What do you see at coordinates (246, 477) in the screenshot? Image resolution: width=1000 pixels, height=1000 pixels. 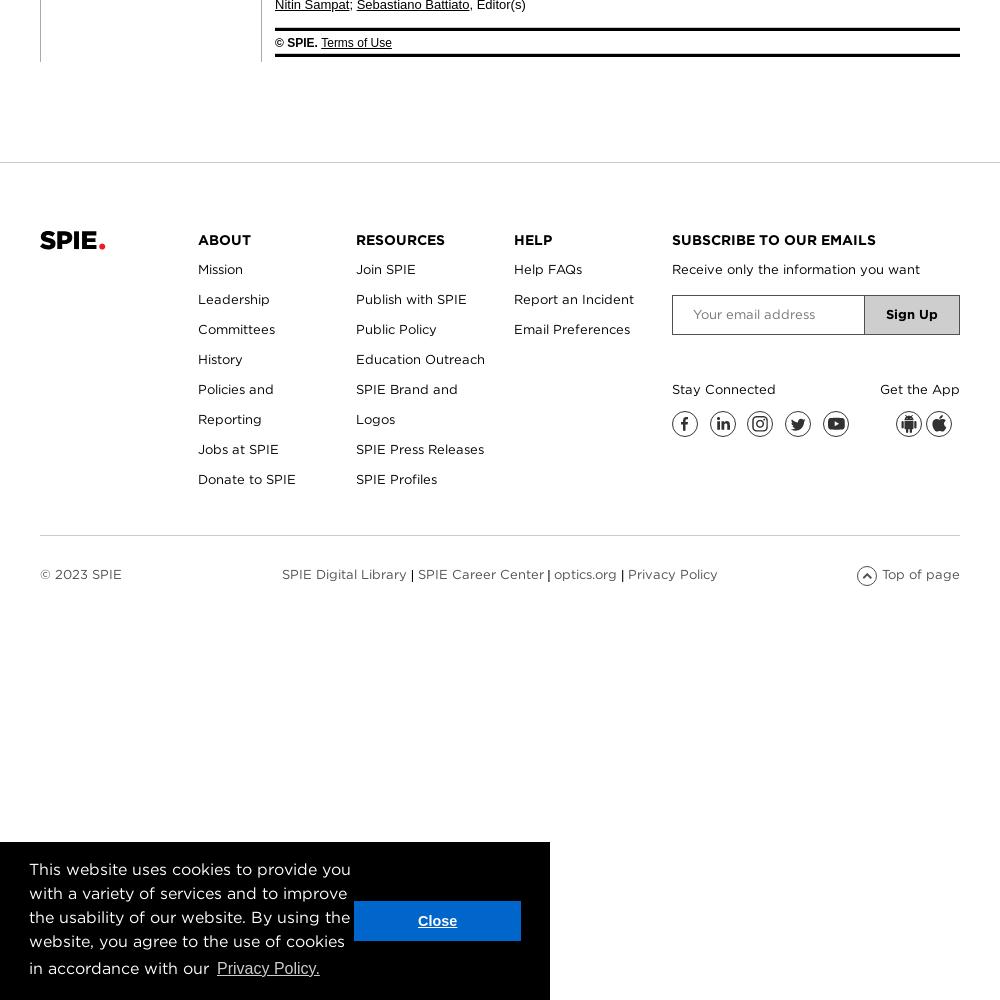 I see `'Donate to SPIE'` at bounding box center [246, 477].